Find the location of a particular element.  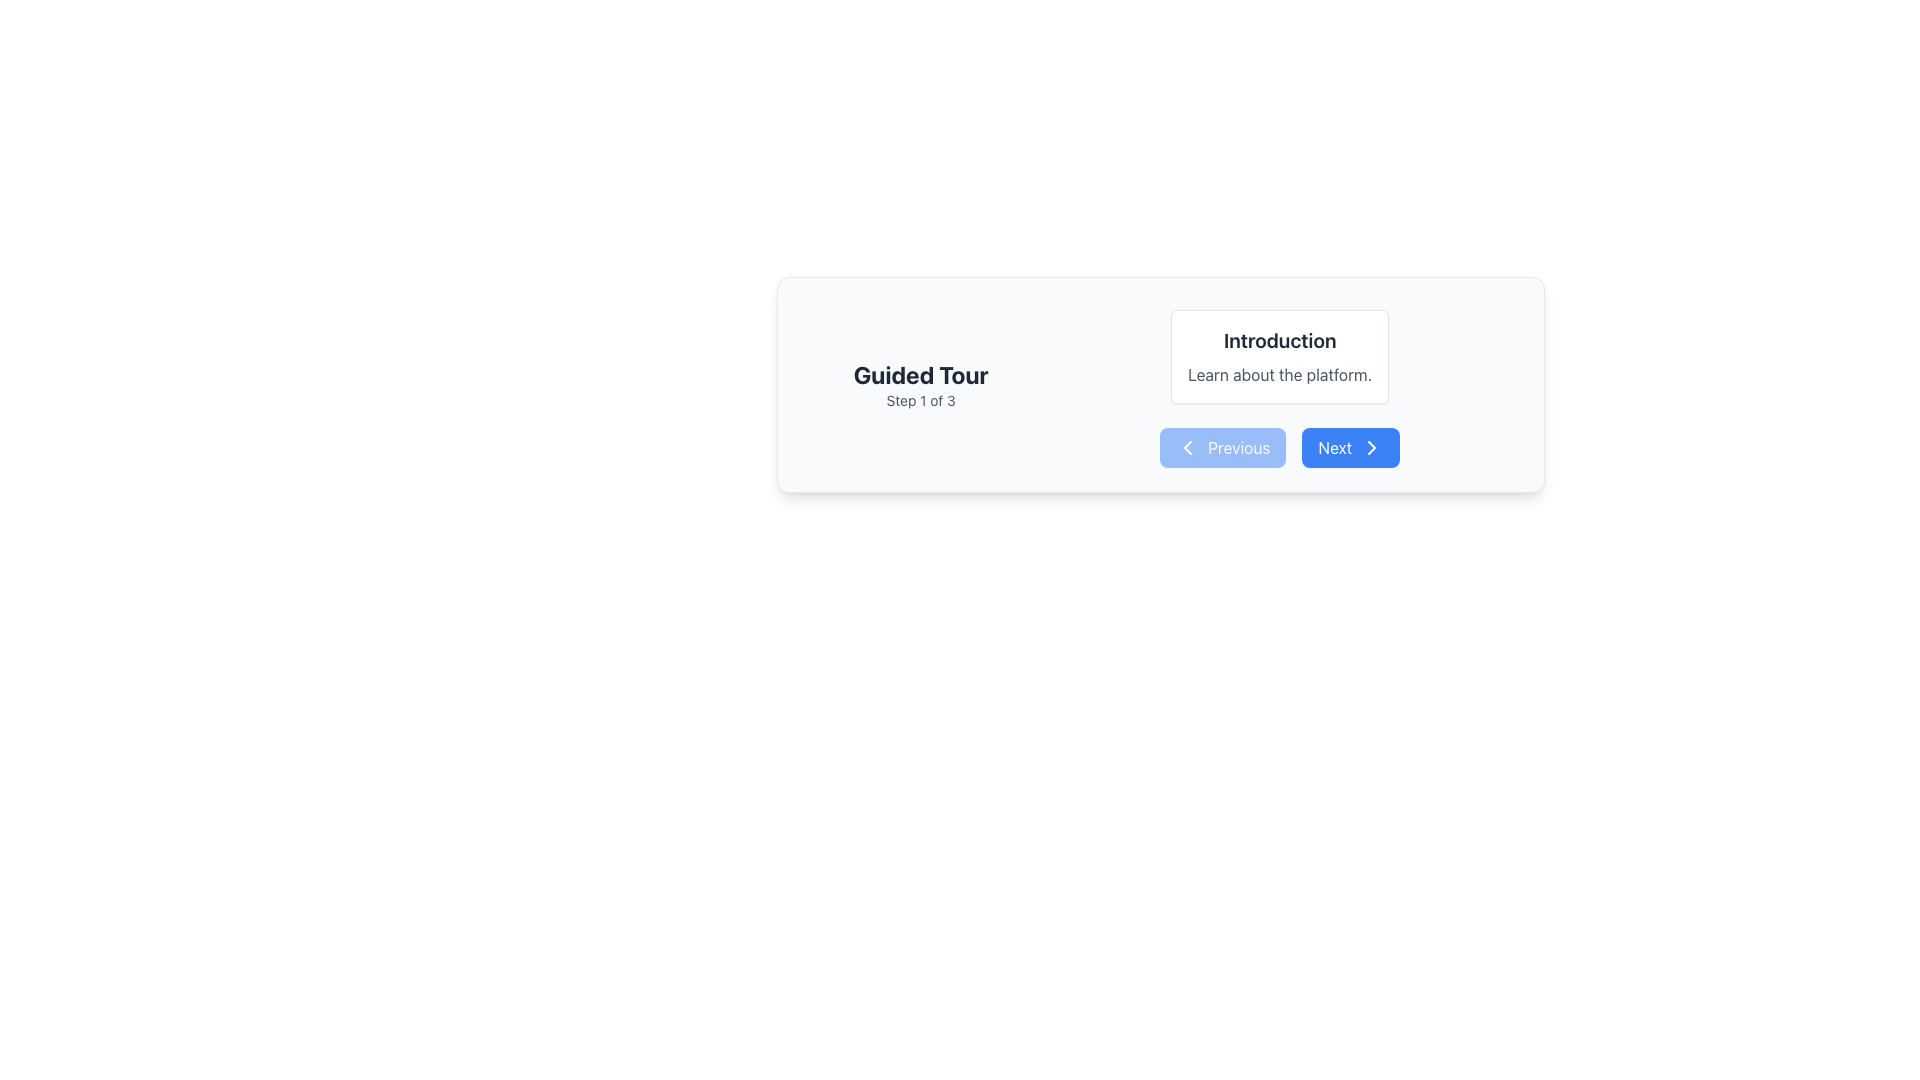

the 'Previous' button with a blue background and white text, located at the bottom left of the navigation button group is located at coordinates (1222, 446).